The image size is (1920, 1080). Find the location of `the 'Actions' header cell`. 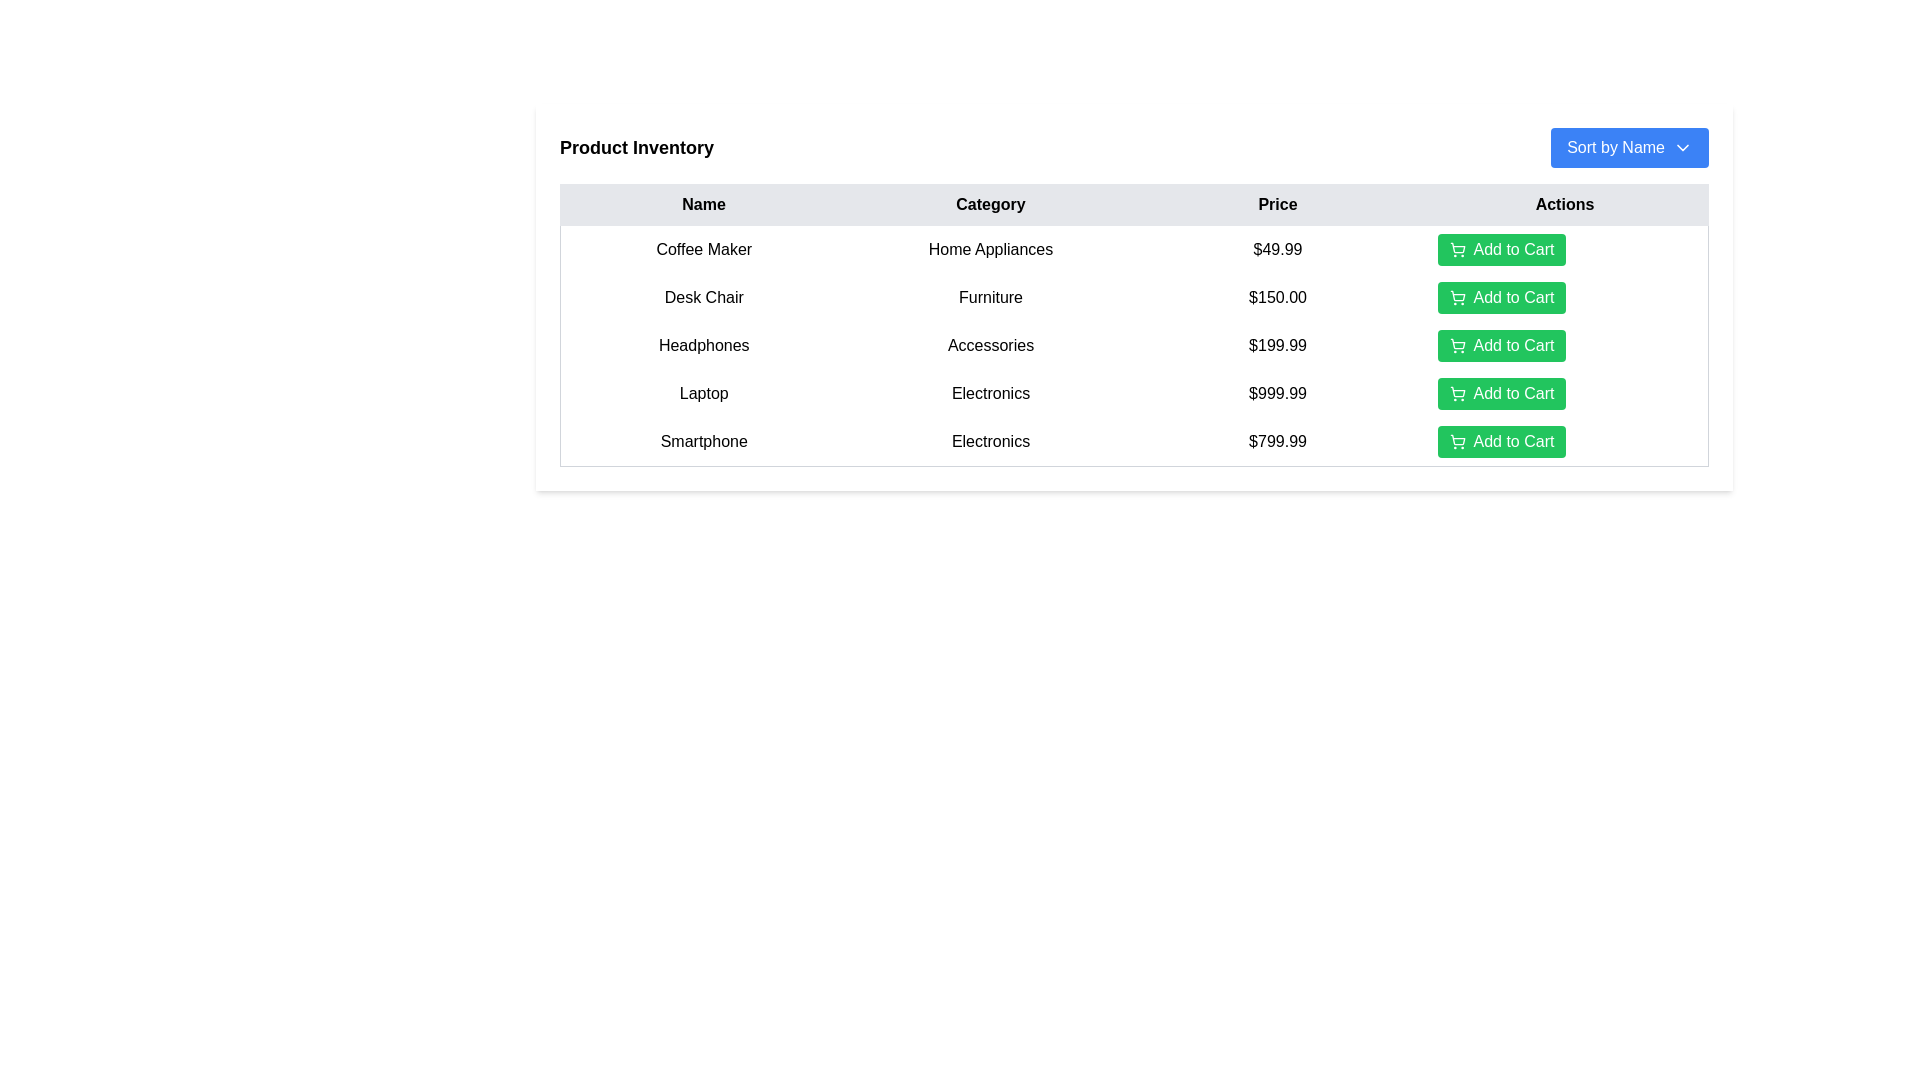

the 'Actions' header cell is located at coordinates (1563, 204).